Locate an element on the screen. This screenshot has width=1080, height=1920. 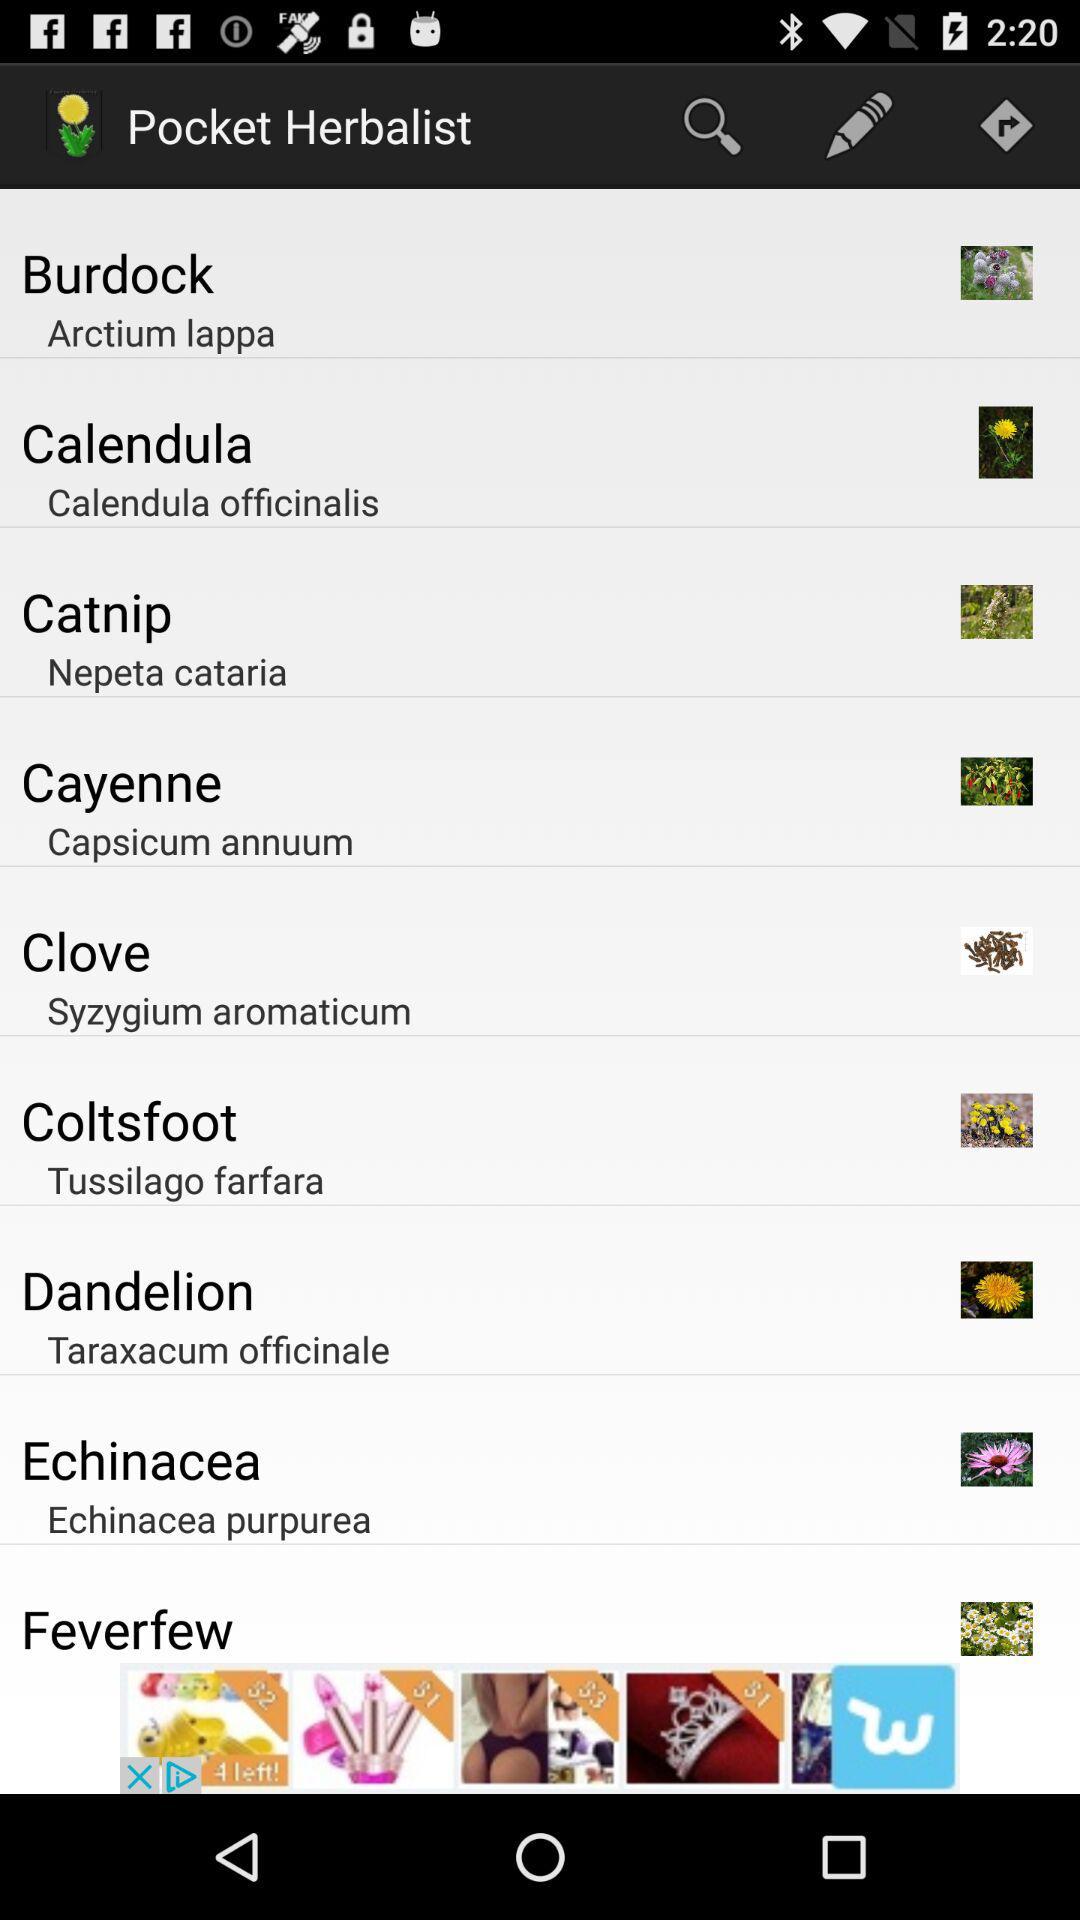
advertisement display window is located at coordinates (540, 1727).